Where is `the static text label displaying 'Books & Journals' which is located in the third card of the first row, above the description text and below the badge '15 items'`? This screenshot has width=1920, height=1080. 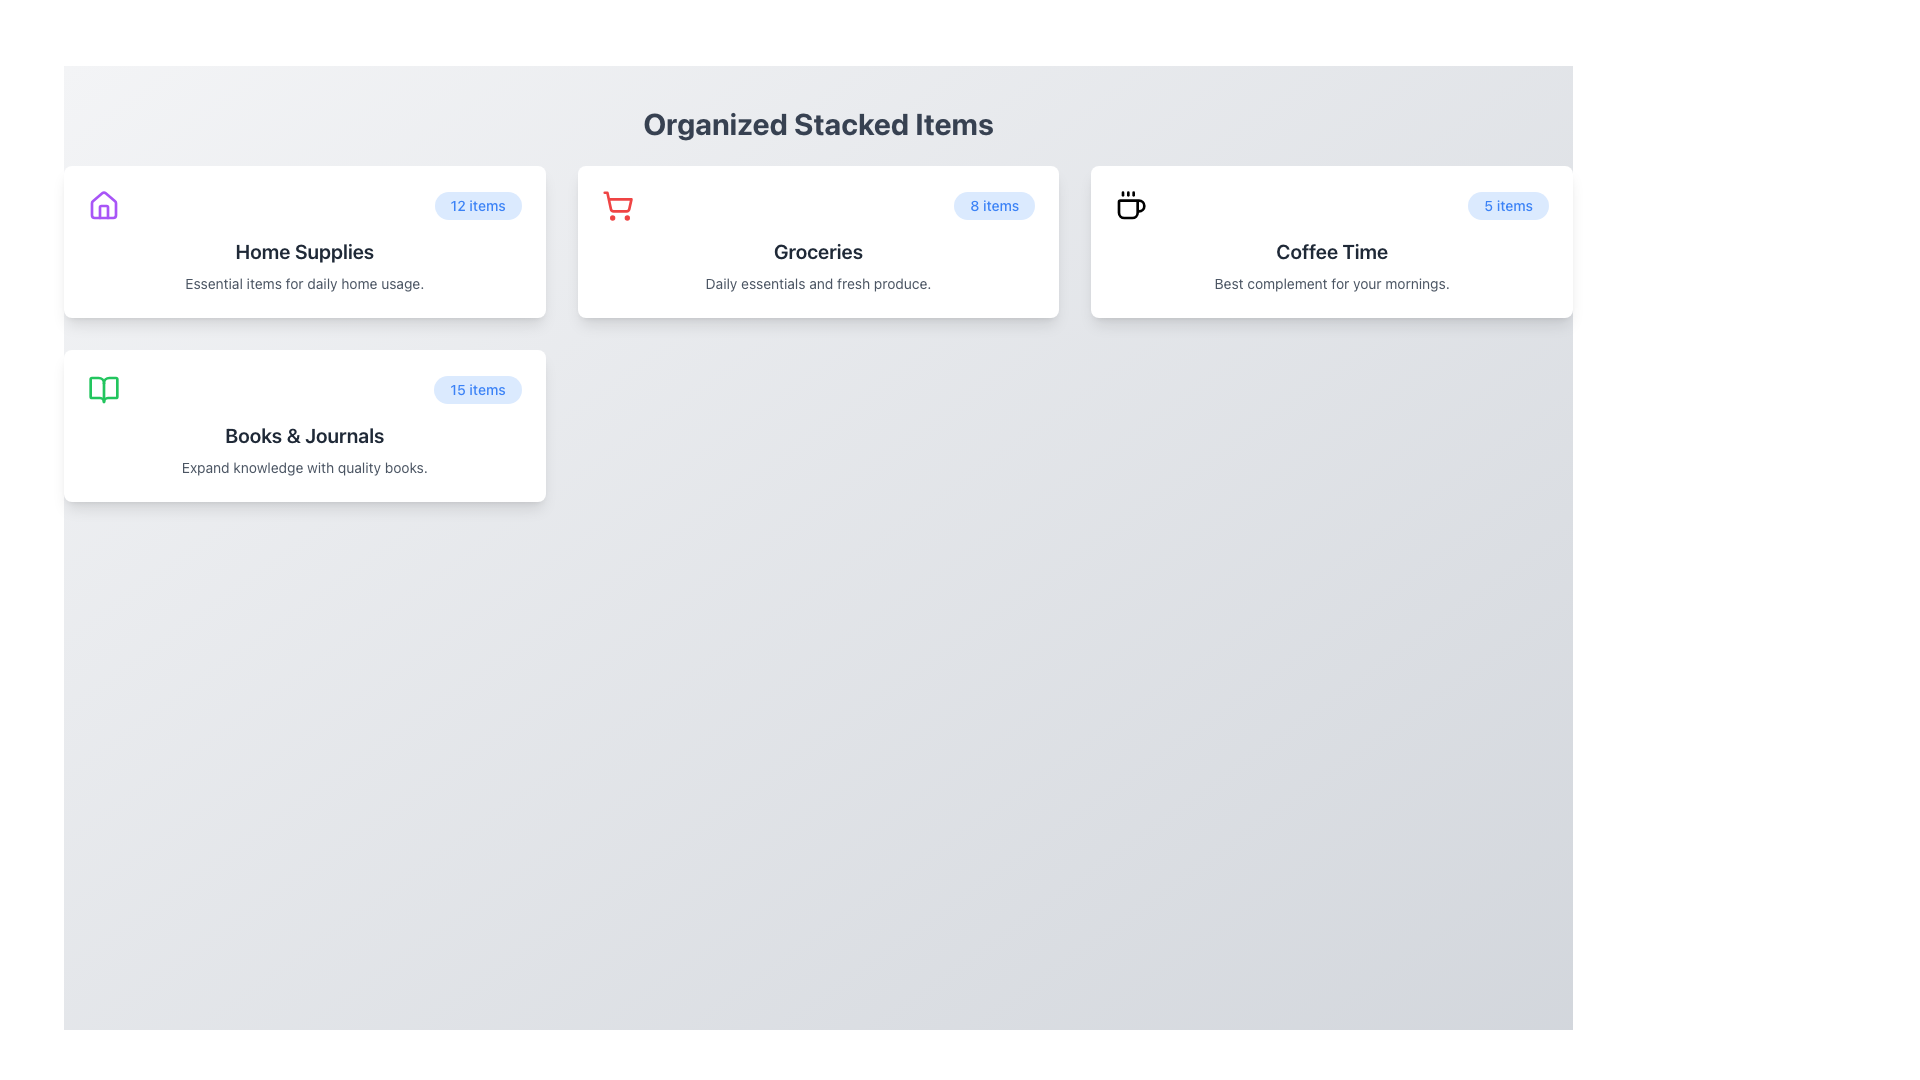 the static text label displaying 'Books & Journals' which is located in the third card of the first row, above the description text and below the badge '15 items' is located at coordinates (303, 434).